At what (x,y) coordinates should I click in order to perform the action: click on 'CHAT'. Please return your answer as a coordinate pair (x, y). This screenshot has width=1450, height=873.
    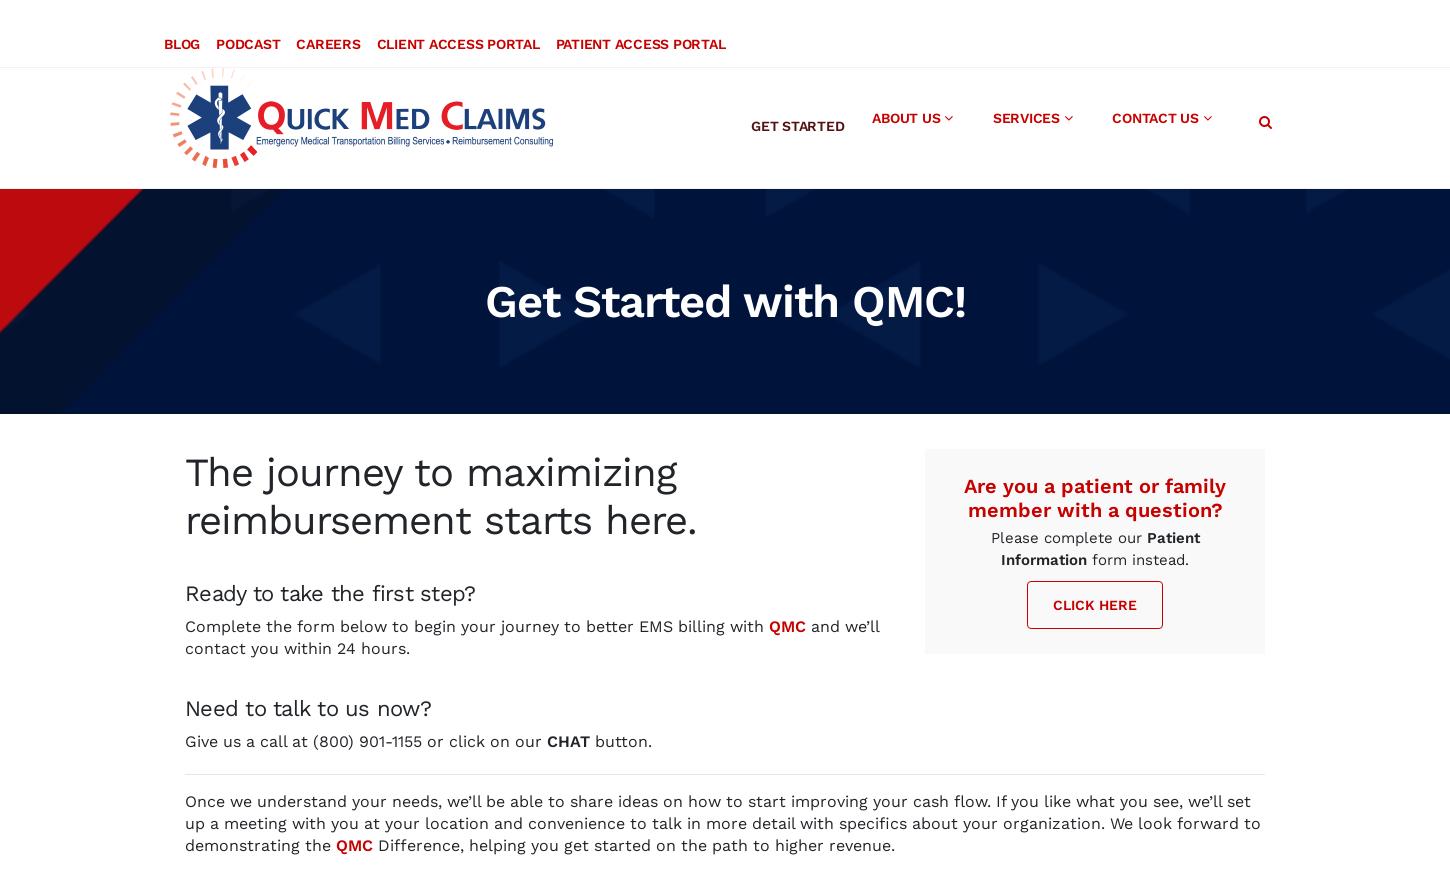
    Looking at the image, I should click on (565, 721).